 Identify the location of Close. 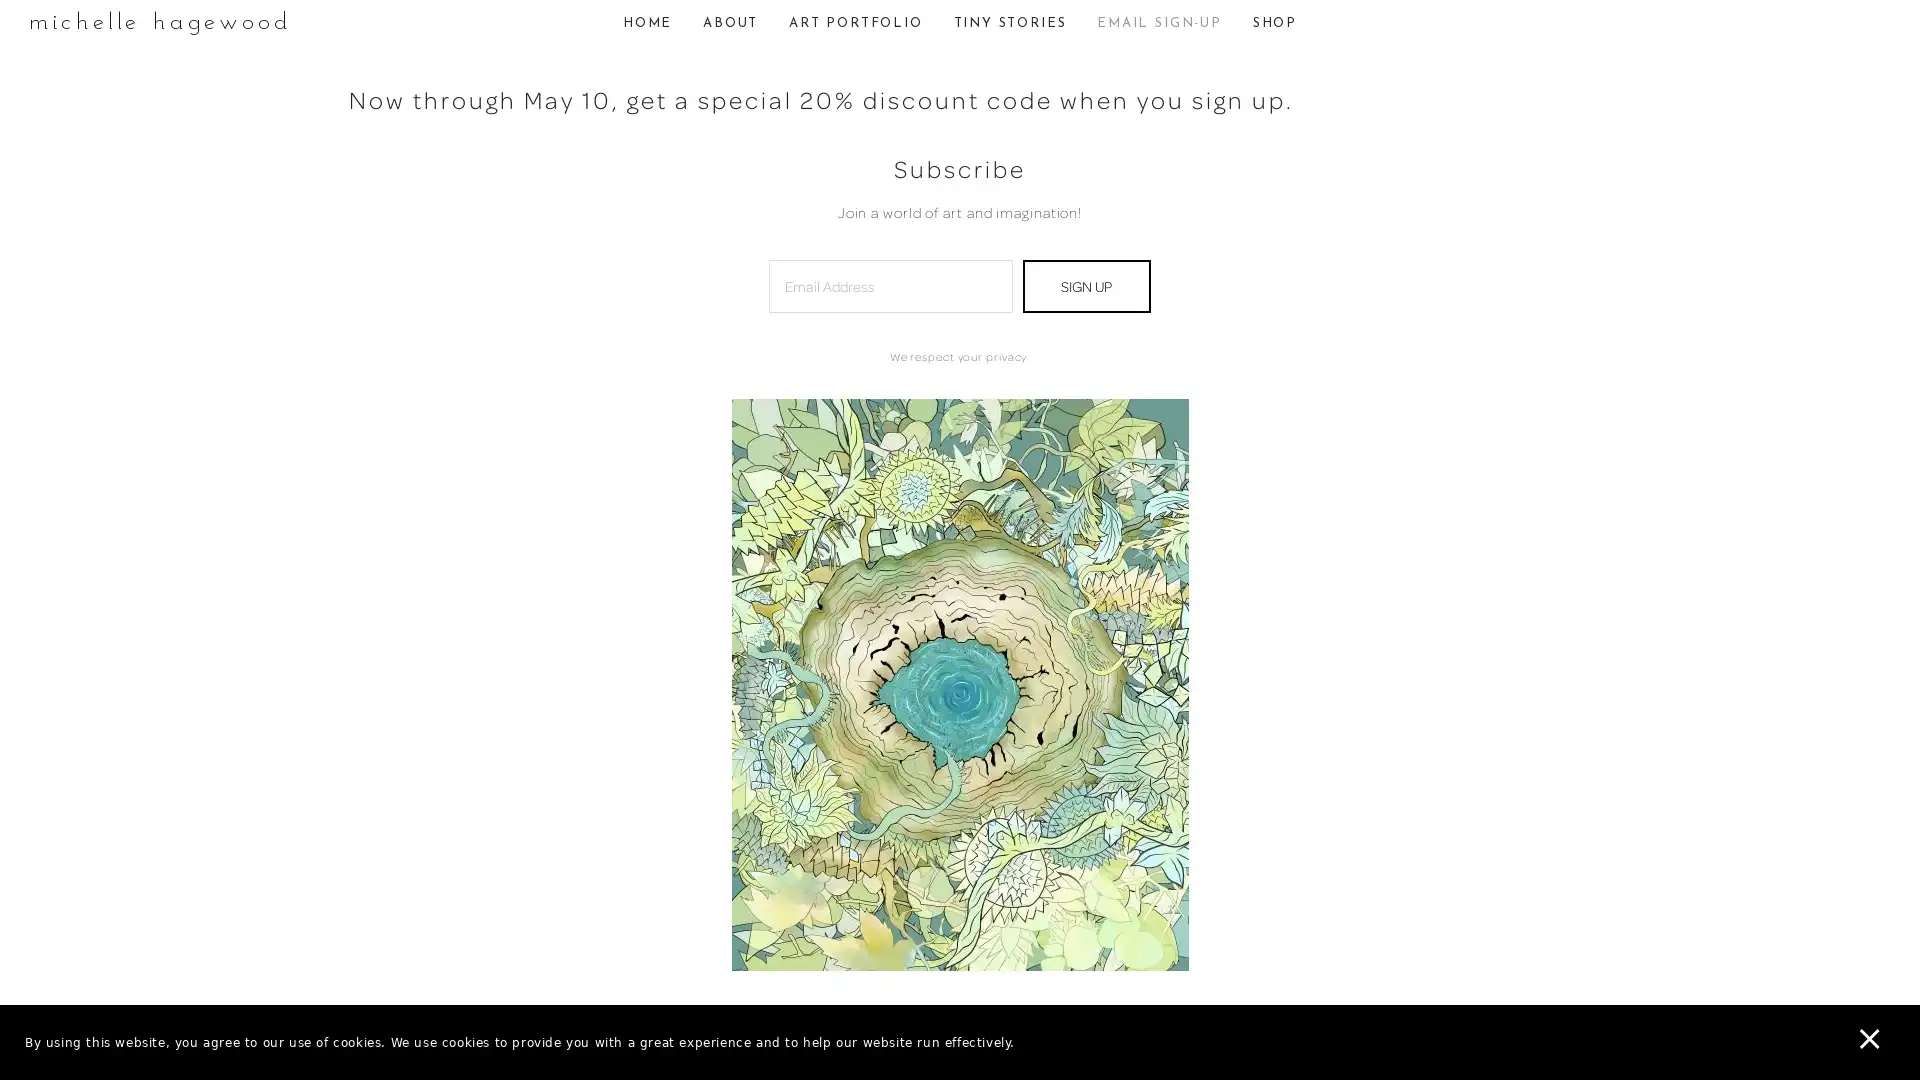
(1246, 329).